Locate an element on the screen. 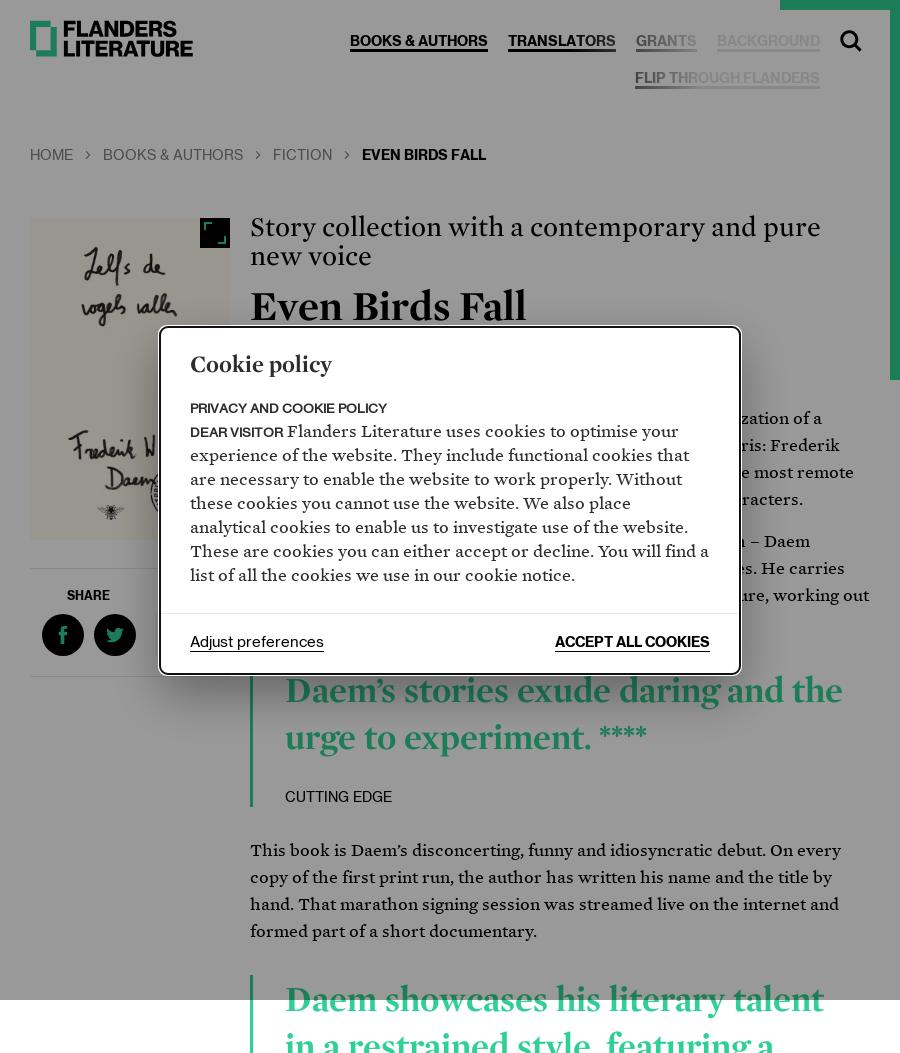  'Daem’s stories exude daring and the urge to experiment. ****' is located at coordinates (564, 712).